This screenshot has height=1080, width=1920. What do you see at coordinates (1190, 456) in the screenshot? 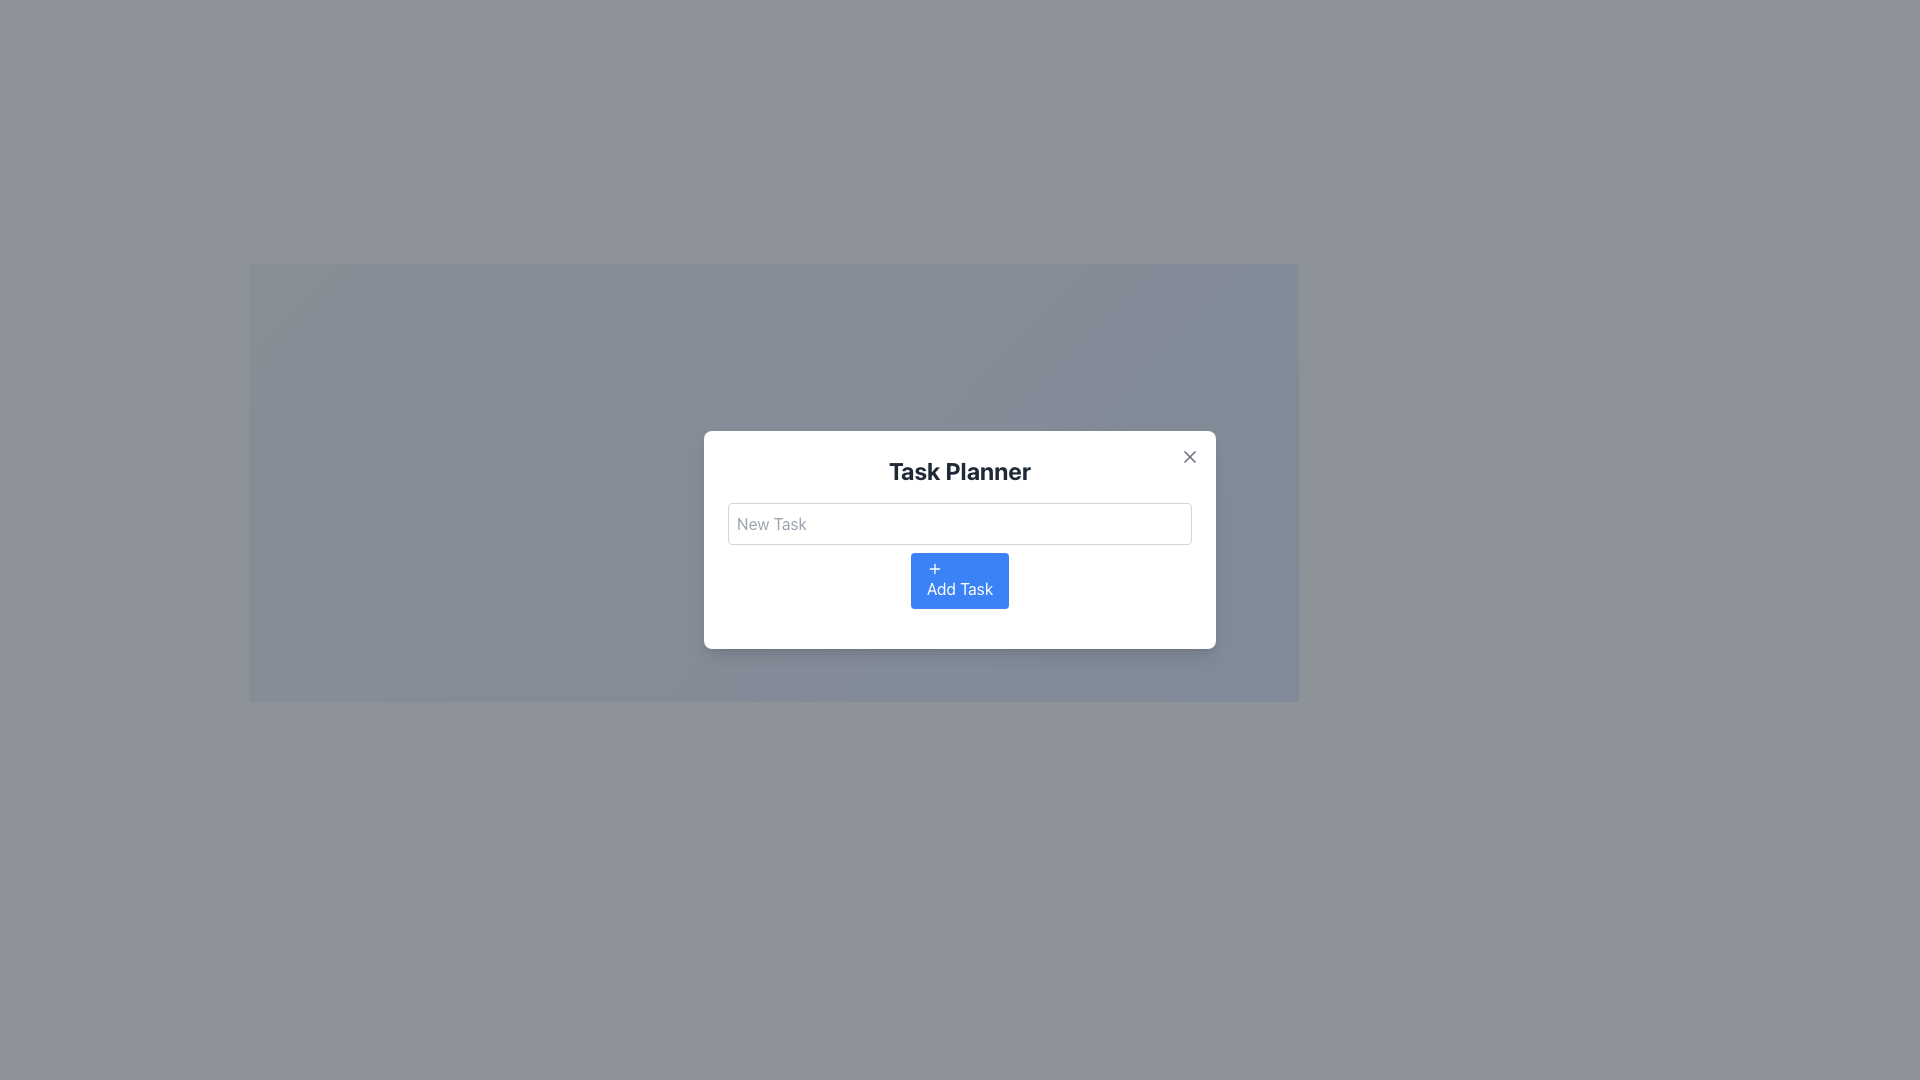
I see `the inner portion of the 'X' icon in the top-right section of the 'Task Planner' popup` at bounding box center [1190, 456].